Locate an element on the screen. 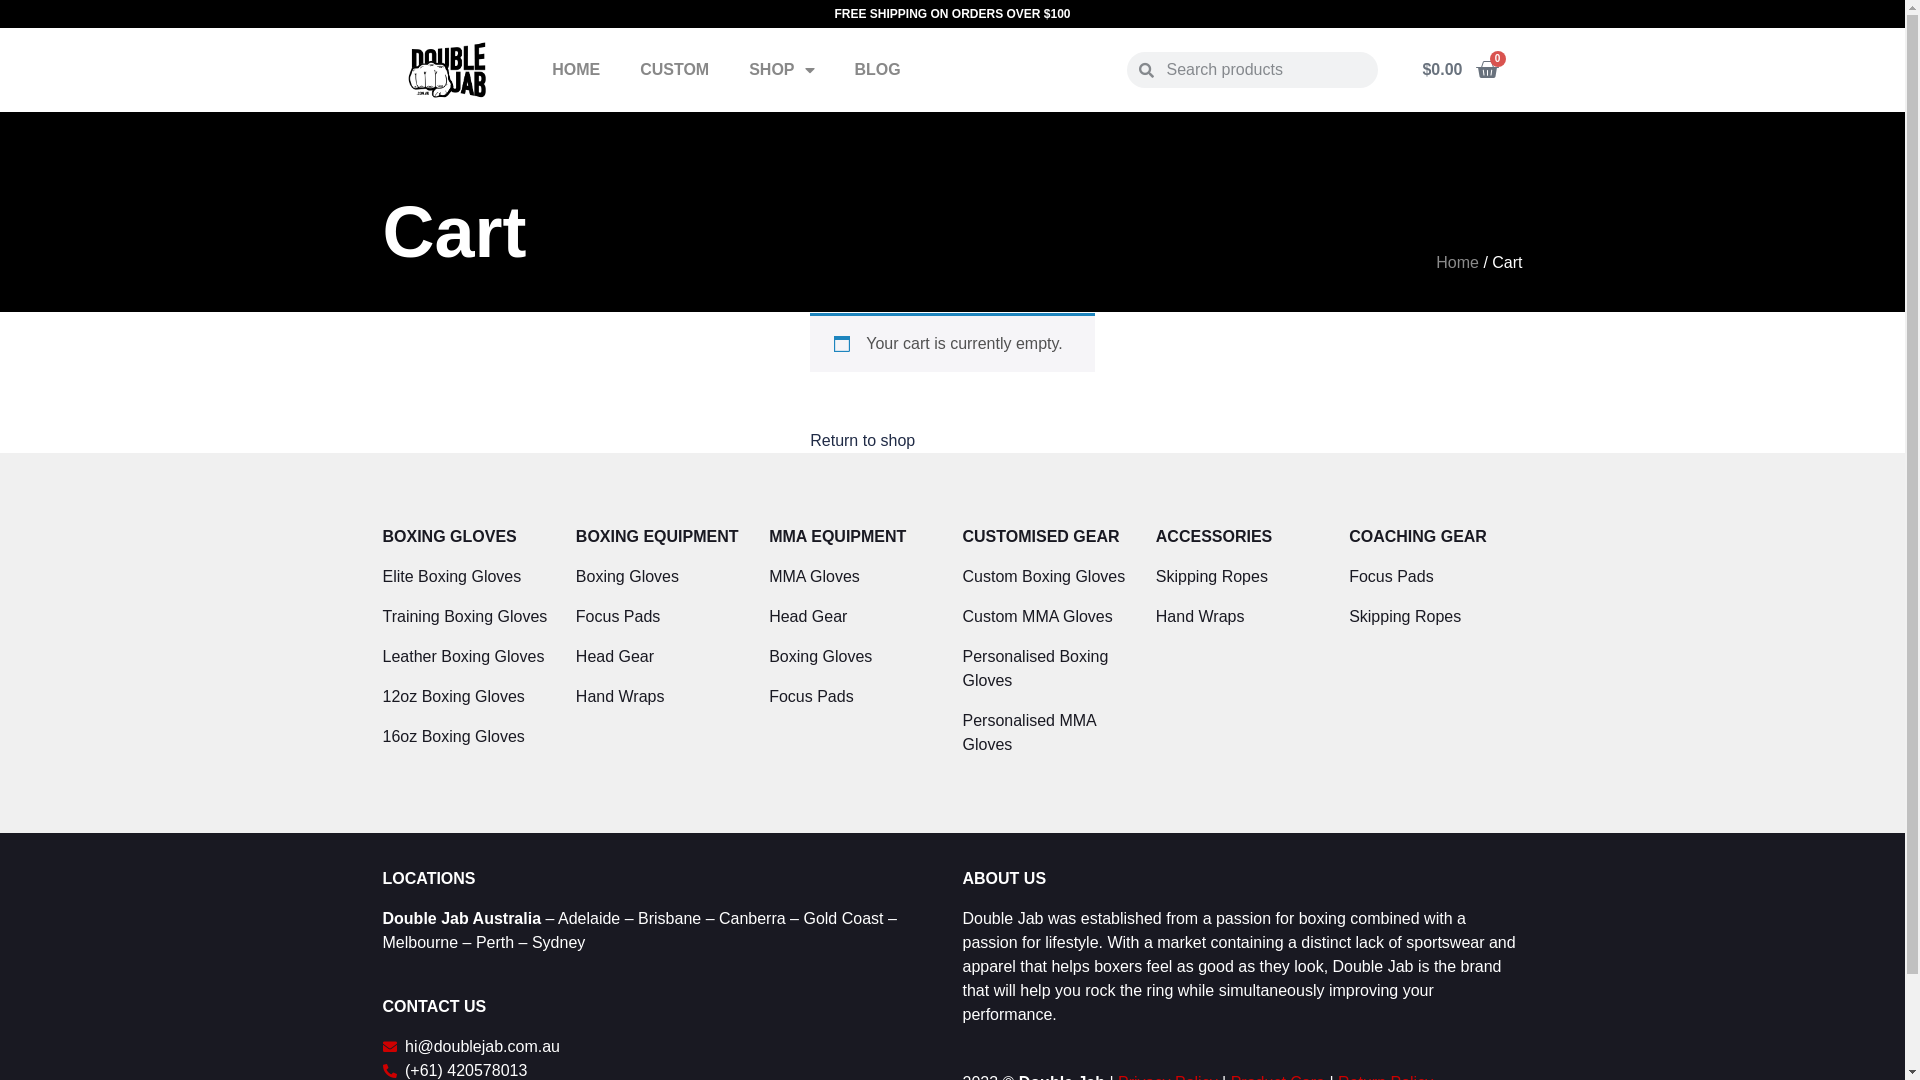  'Skipping Ropes' is located at coordinates (1434, 616).